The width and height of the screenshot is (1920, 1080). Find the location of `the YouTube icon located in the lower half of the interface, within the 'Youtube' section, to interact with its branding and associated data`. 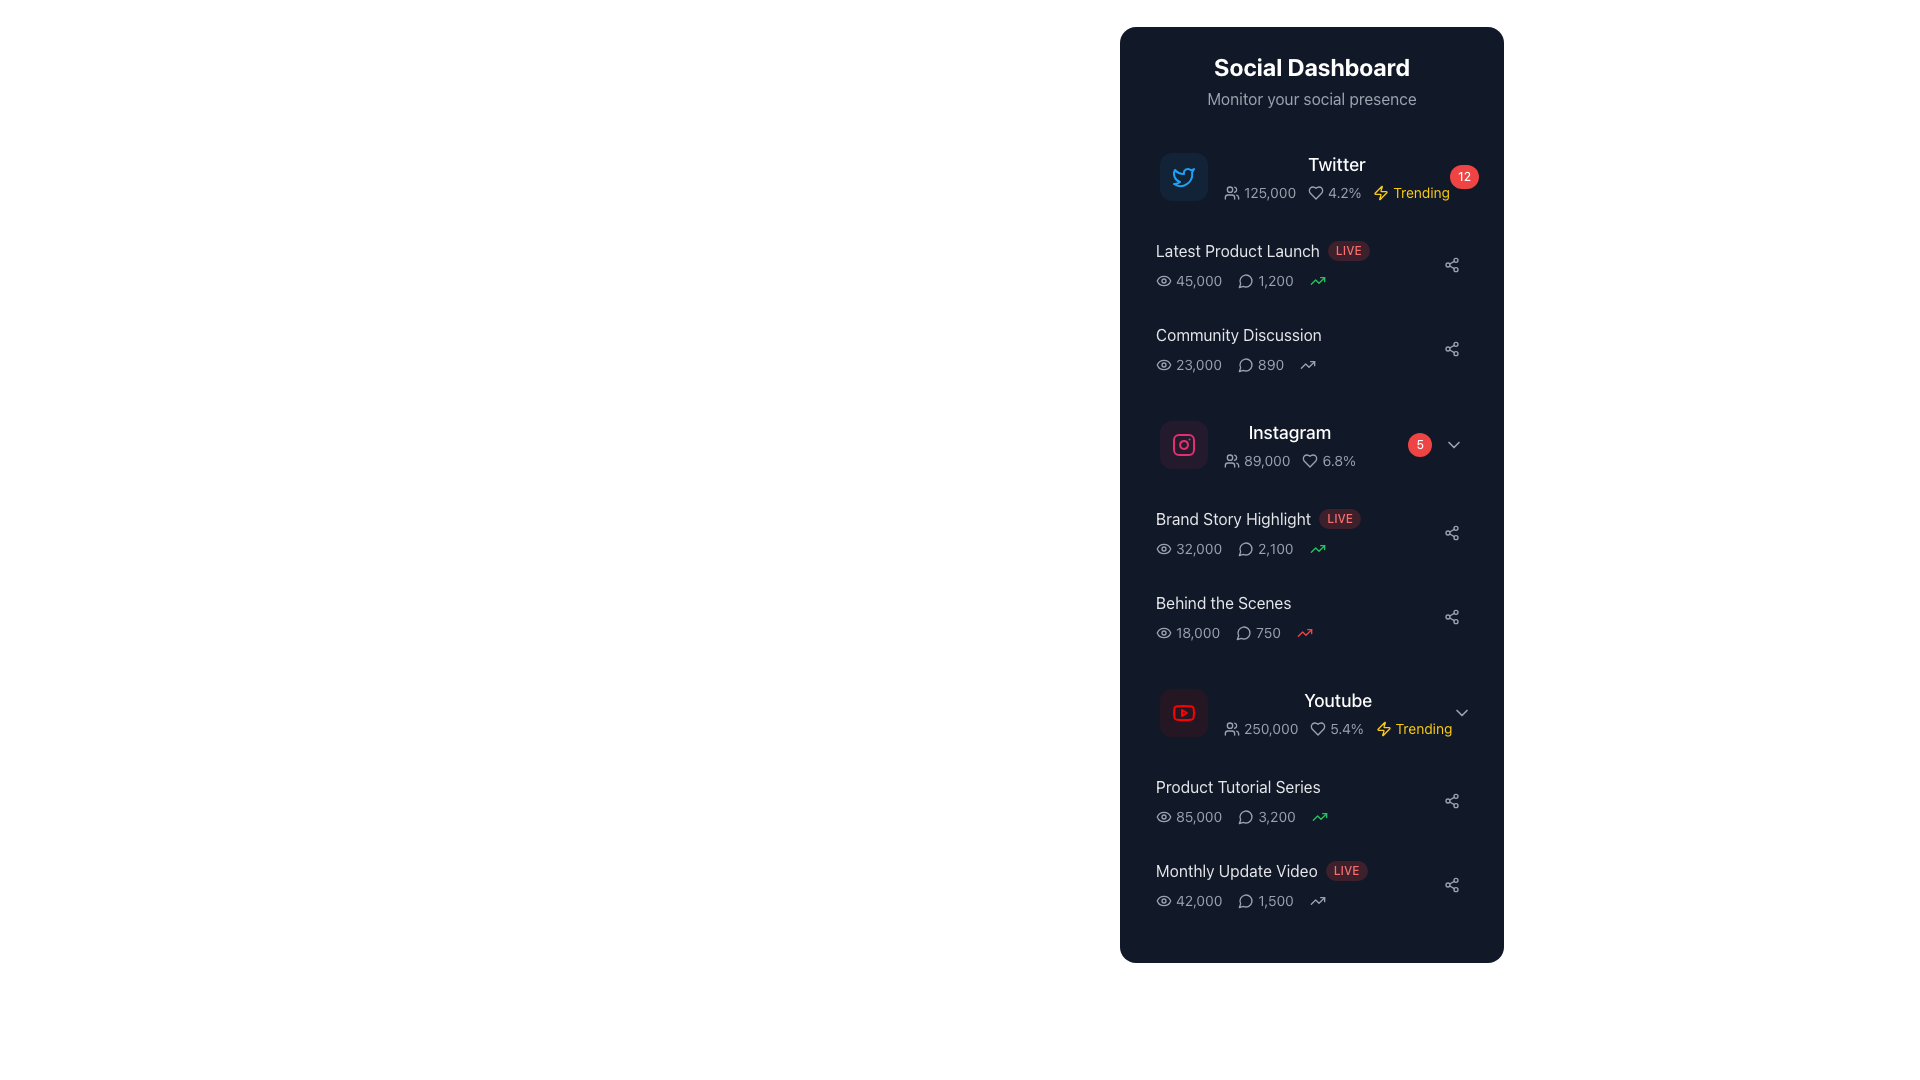

the YouTube icon located in the lower half of the interface, within the 'Youtube' section, to interact with its branding and associated data is located at coordinates (1184, 712).